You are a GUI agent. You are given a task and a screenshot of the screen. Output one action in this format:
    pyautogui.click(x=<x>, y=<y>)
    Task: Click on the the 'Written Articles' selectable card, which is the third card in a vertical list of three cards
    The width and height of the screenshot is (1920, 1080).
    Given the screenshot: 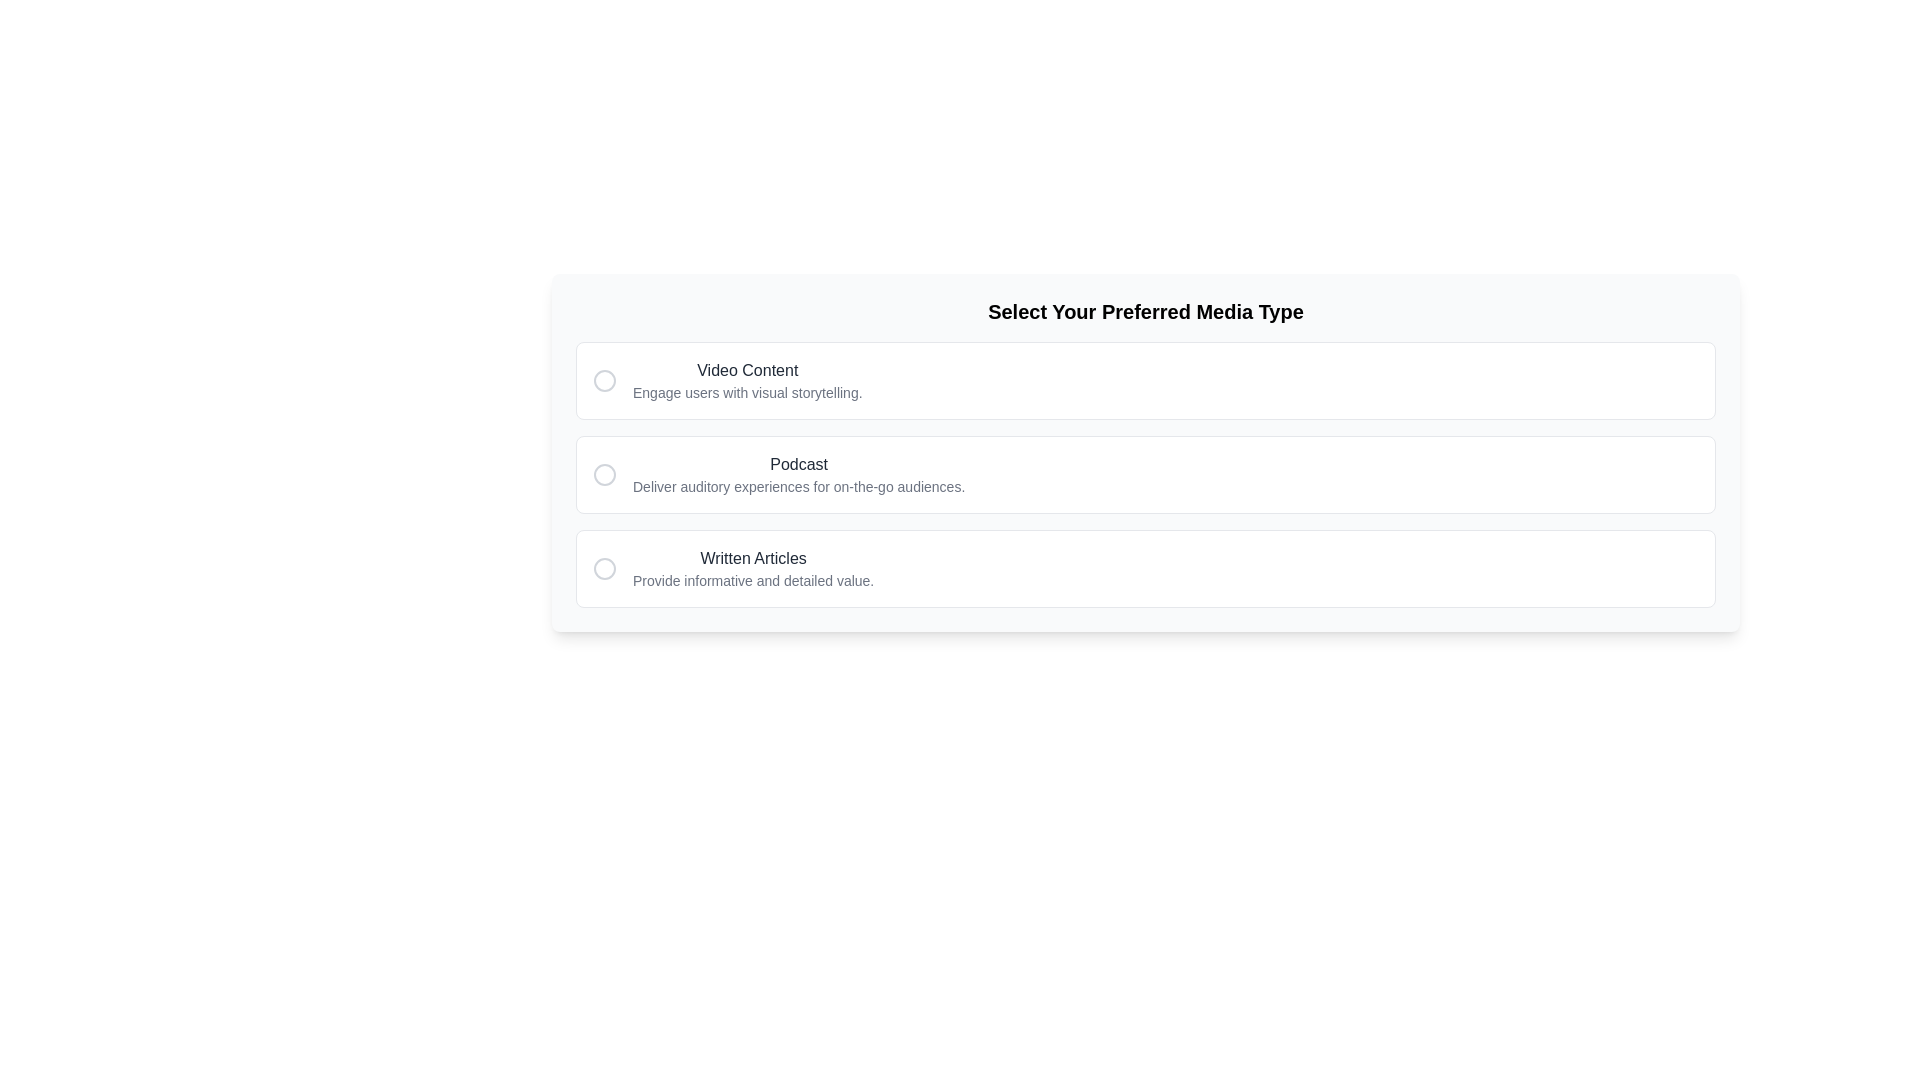 What is the action you would take?
    pyautogui.click(x=1146, y=569)
    